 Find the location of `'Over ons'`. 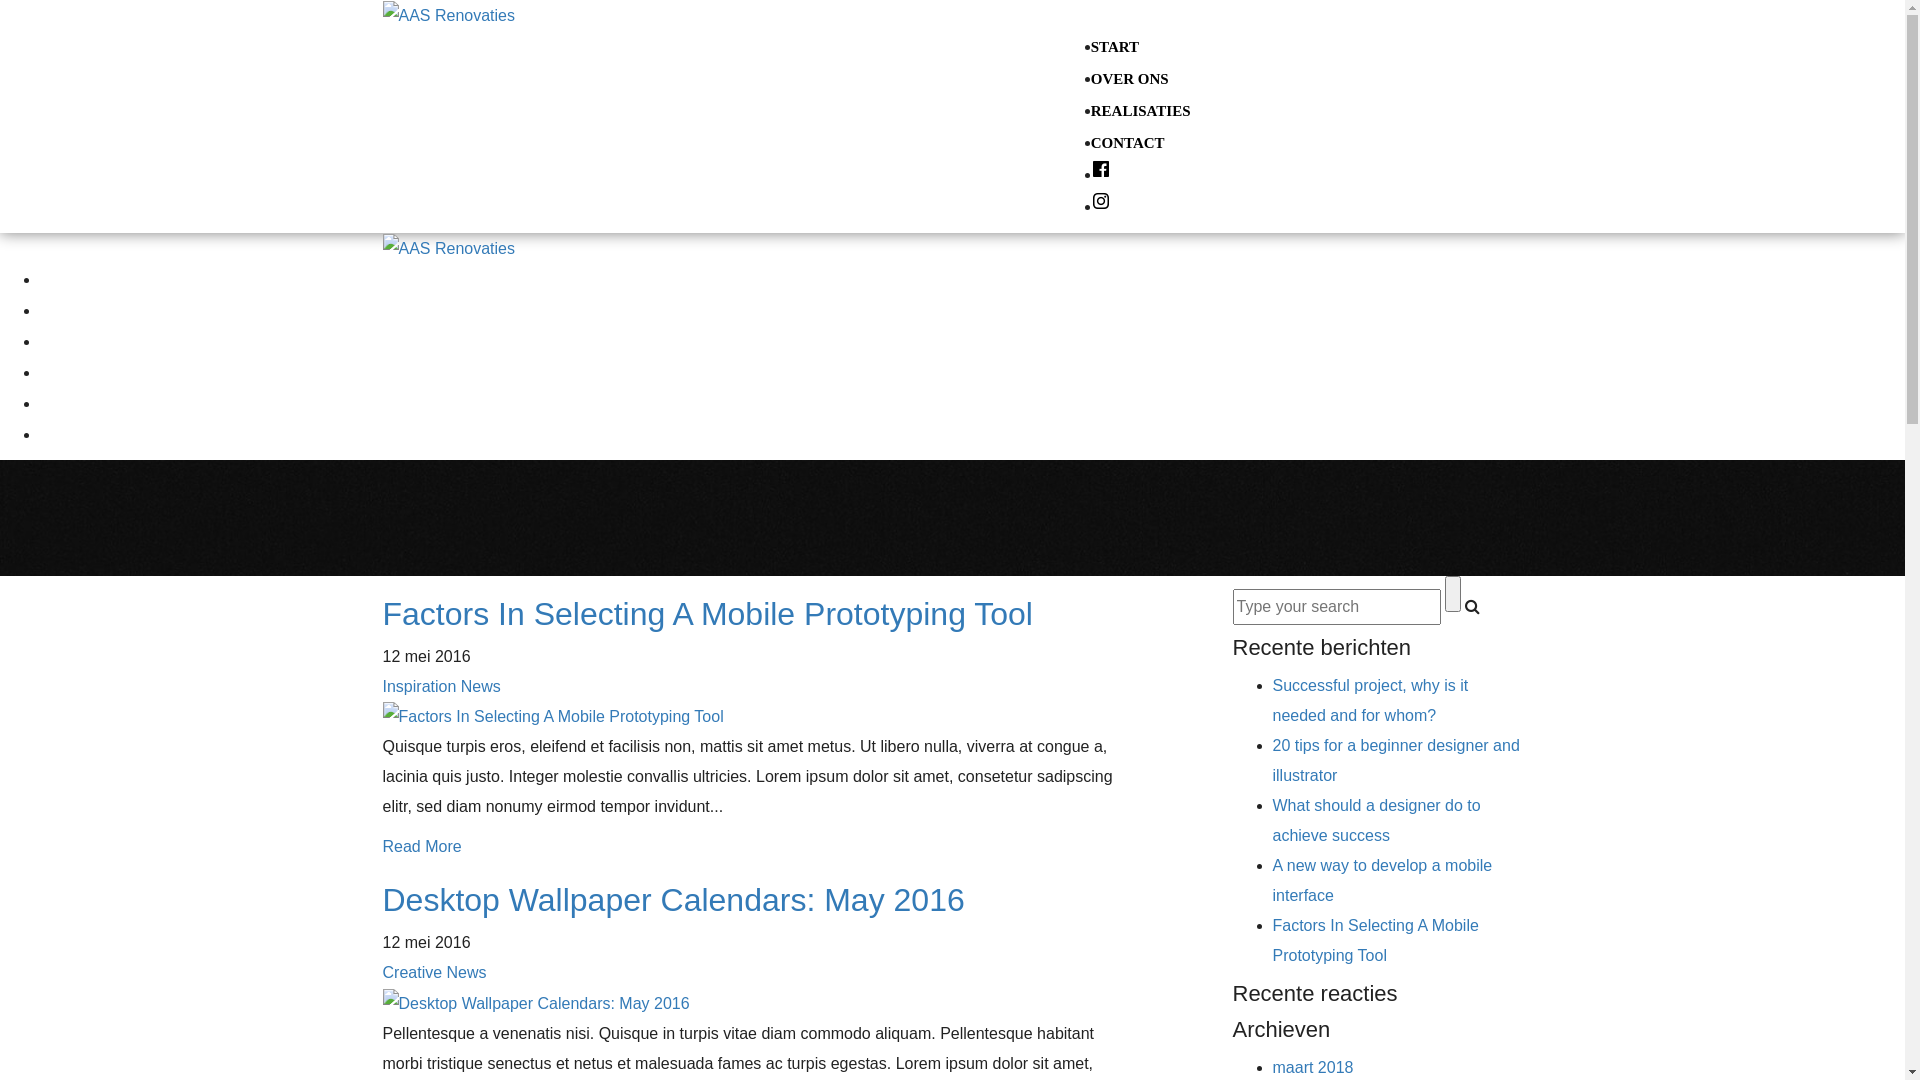

'Over ons' is located at coordinates (67, 309).